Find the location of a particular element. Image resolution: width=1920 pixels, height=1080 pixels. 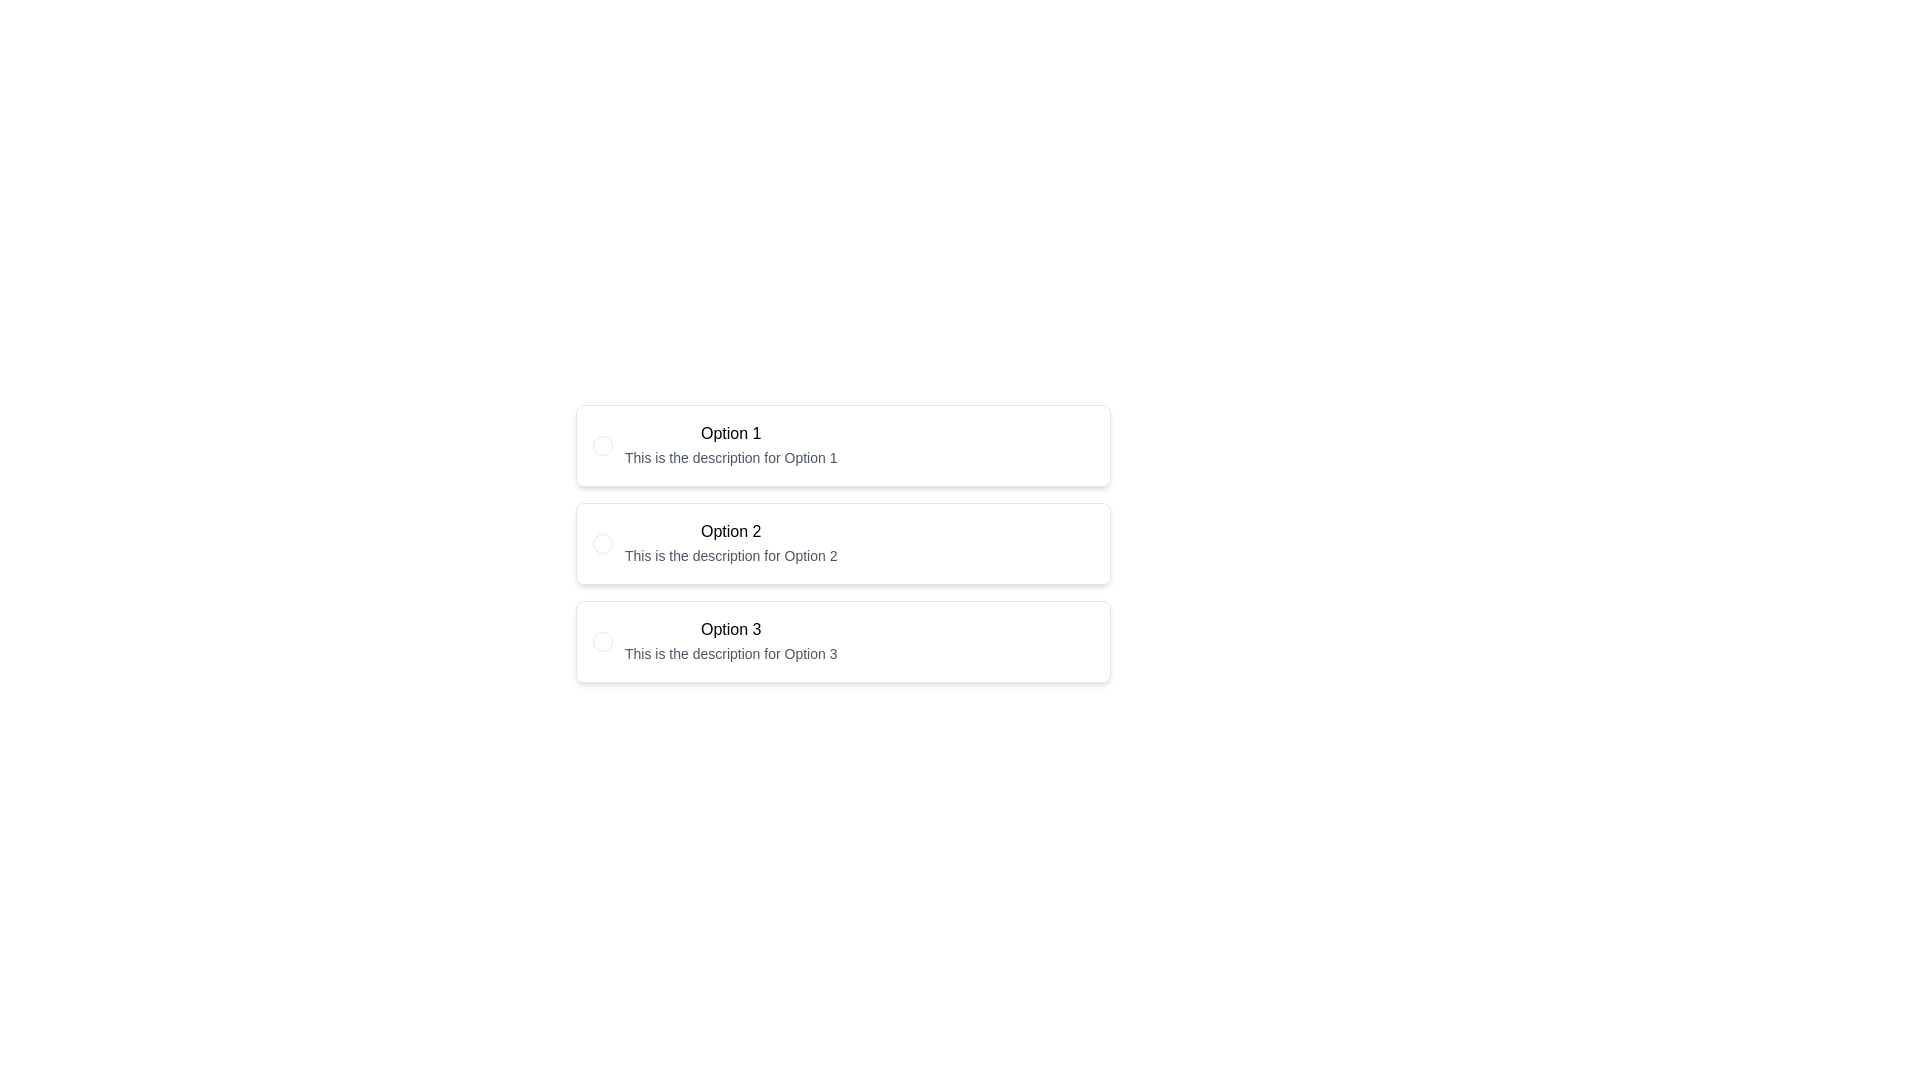

the text block displaying 'This is the description for Option 1', which is styled in a smaller font size and light gray color, positioned directly below the 'Option 1' label is located at coordinates (730, 458).